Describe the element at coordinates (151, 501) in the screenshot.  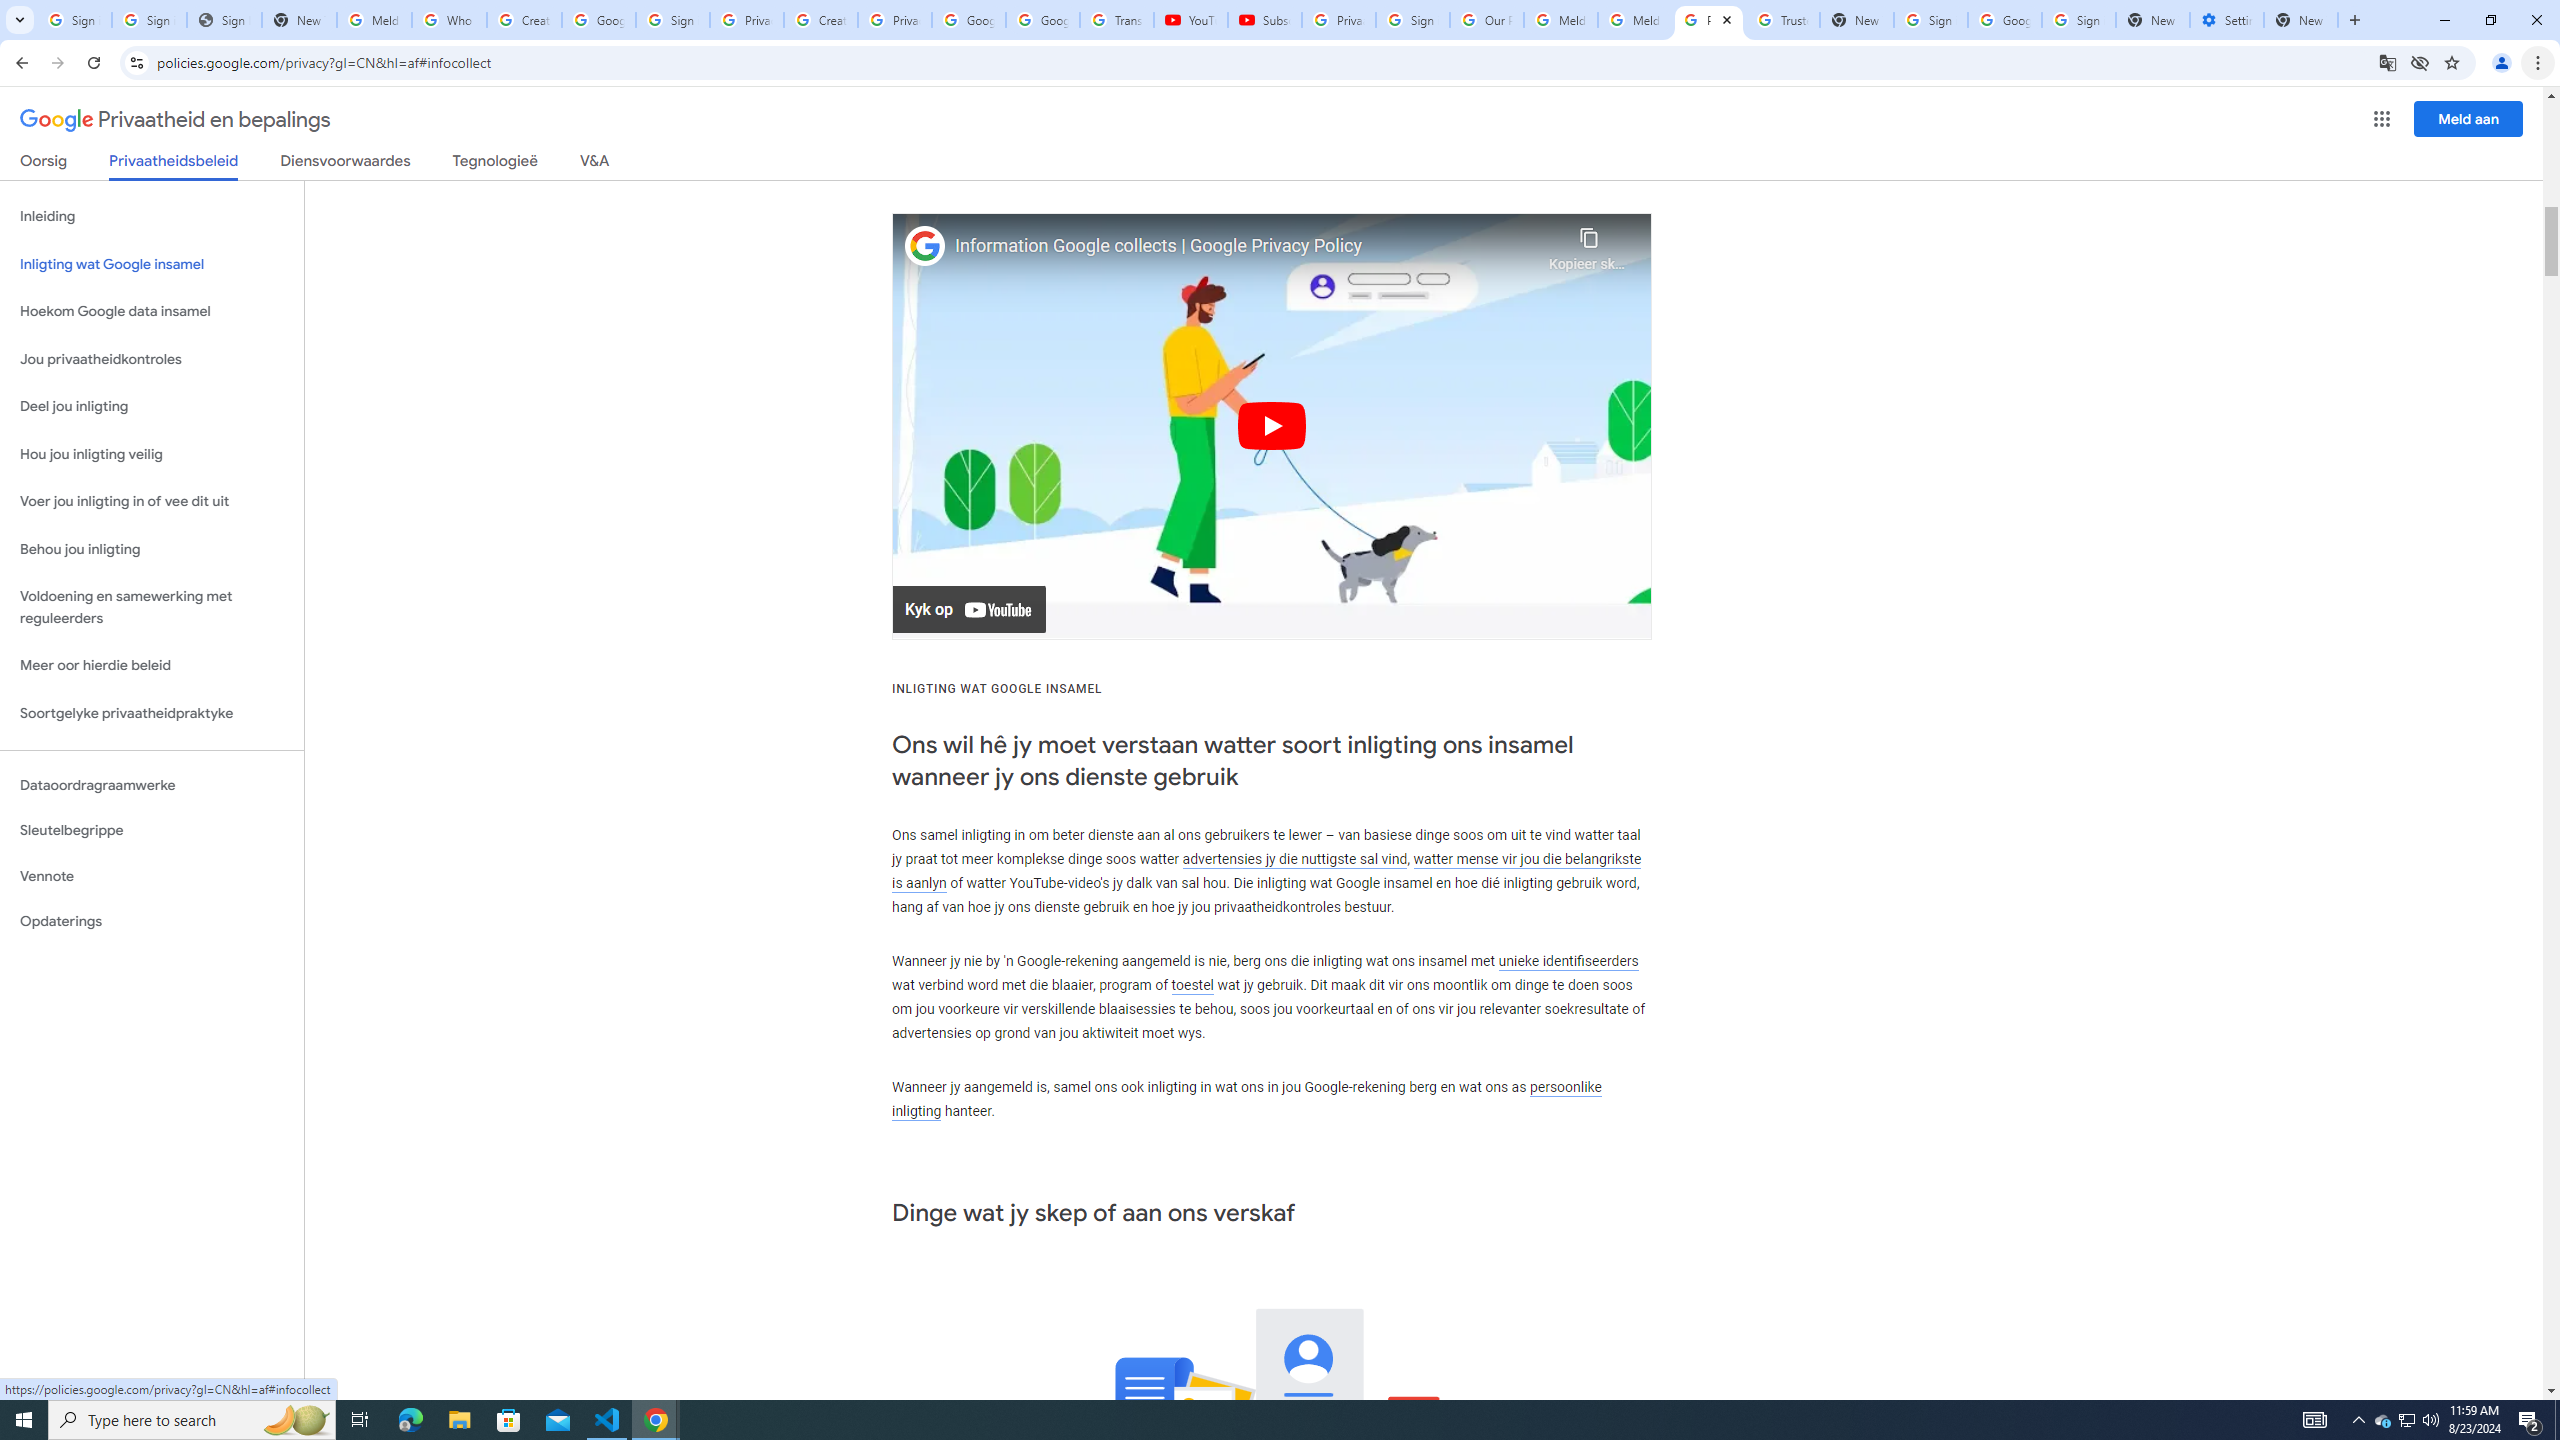
I see `'Voer jou inligting in of vee dit uit'` at that location.